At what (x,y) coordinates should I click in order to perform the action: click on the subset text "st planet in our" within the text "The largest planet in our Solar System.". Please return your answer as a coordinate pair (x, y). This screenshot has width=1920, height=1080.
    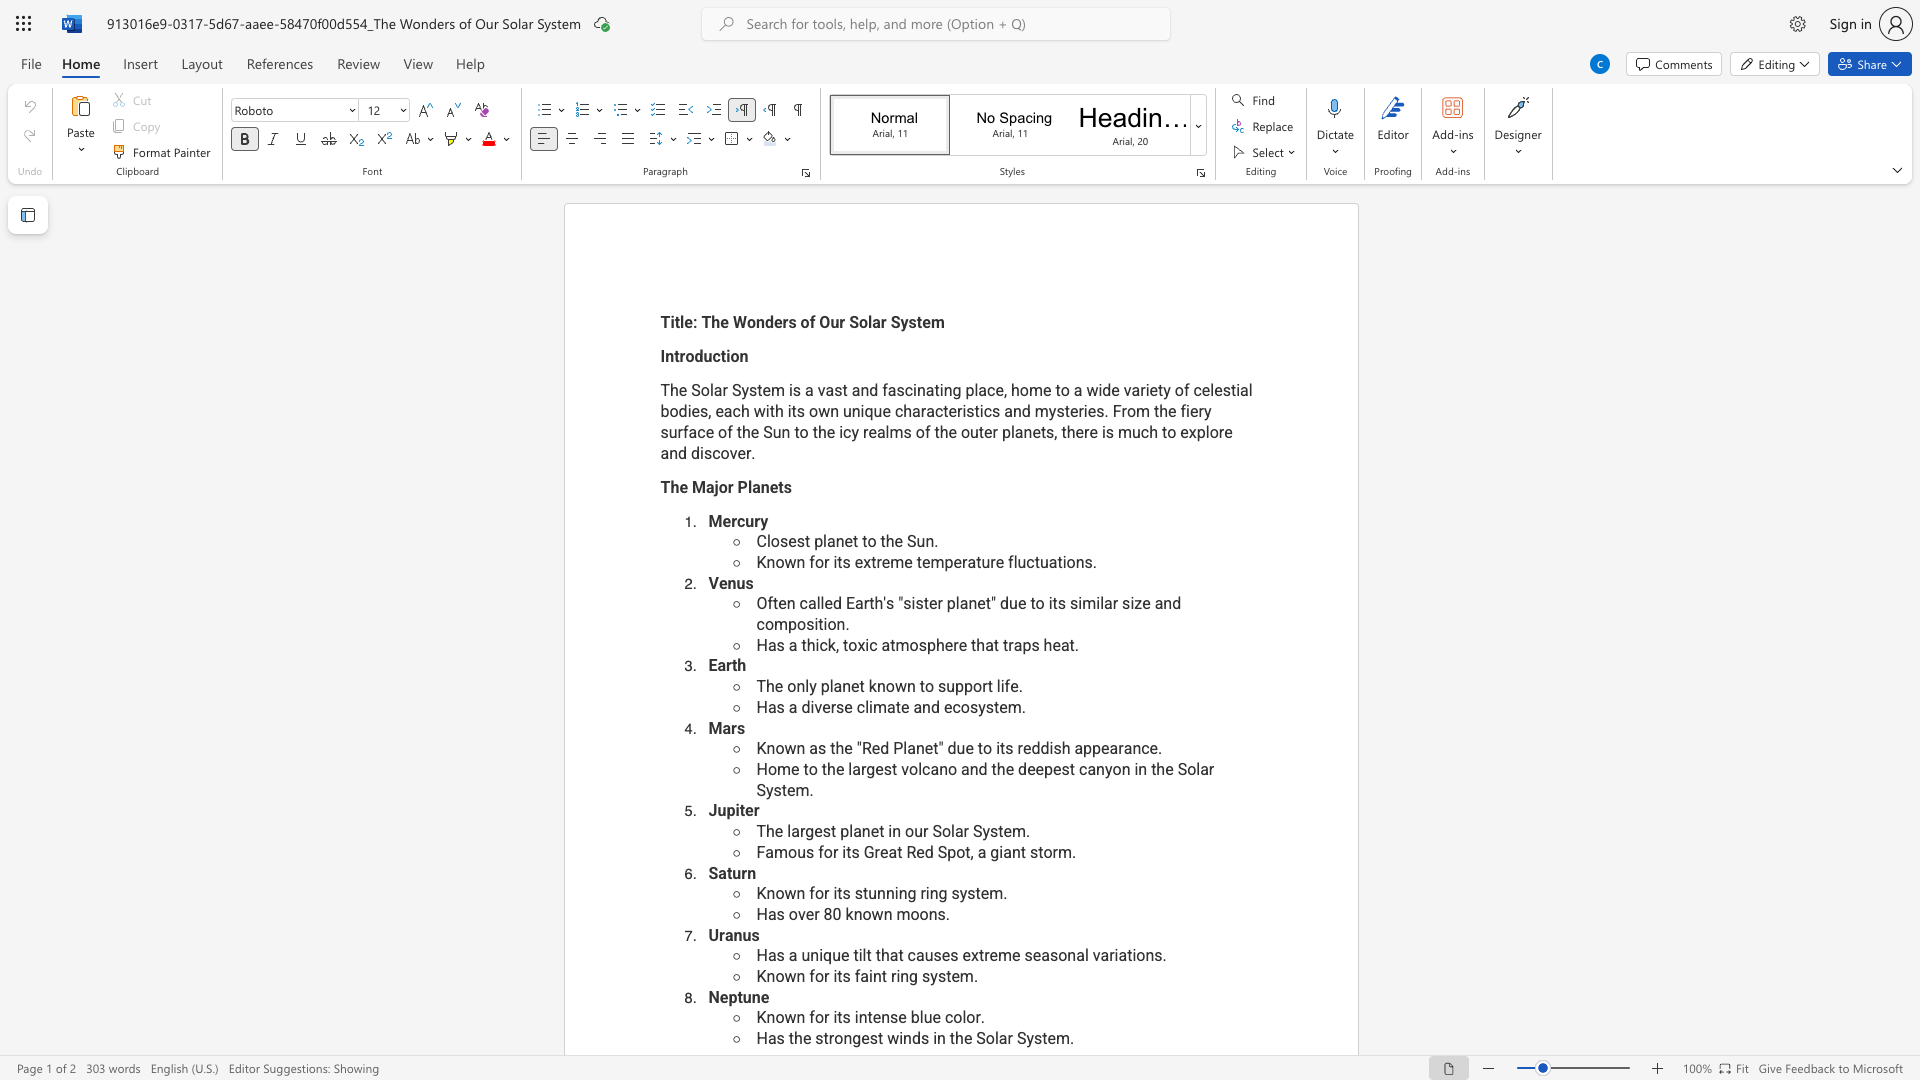
    Looking at the image, I should click on (822, 831).